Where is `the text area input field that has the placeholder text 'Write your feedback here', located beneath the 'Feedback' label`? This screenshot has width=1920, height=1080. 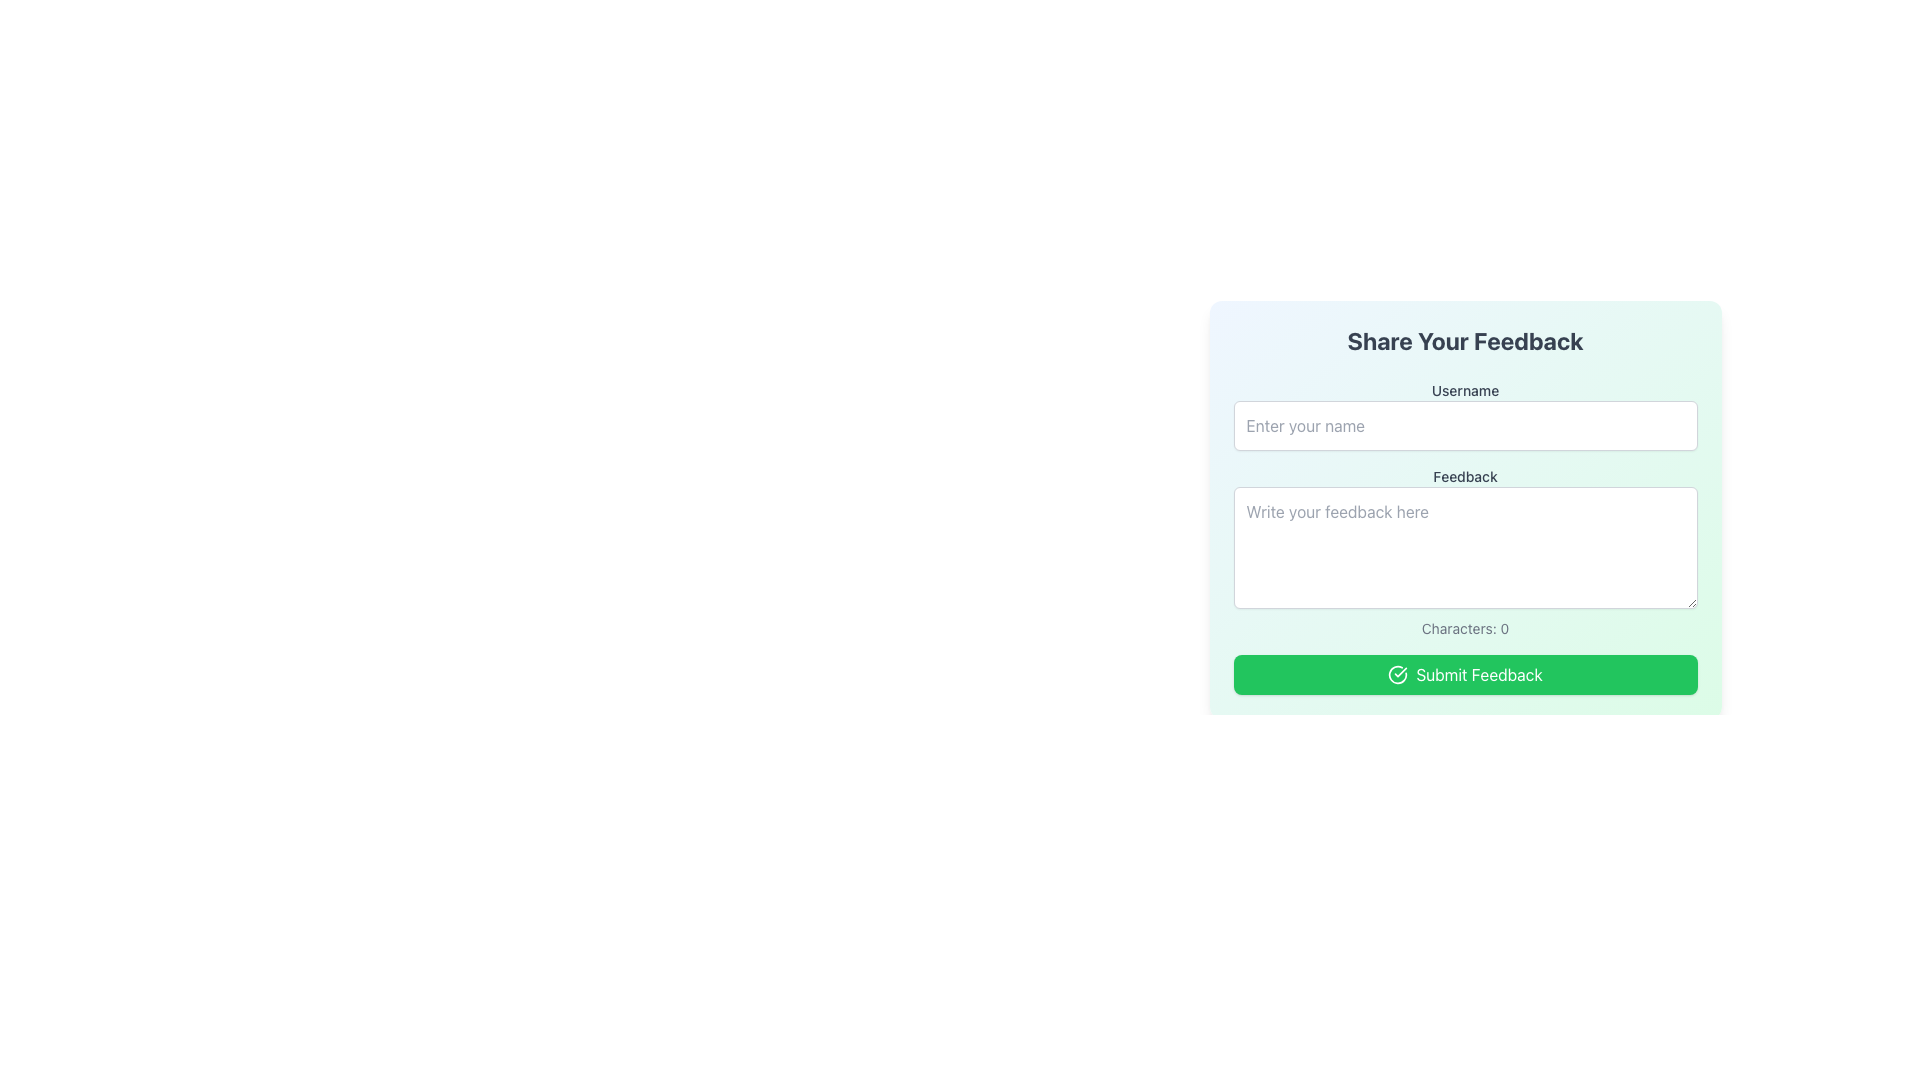 the text area input field that has the placeholder text 'Write your feedback here', located beneath the 'Feedback' label is located at coordinates (1465, 552).